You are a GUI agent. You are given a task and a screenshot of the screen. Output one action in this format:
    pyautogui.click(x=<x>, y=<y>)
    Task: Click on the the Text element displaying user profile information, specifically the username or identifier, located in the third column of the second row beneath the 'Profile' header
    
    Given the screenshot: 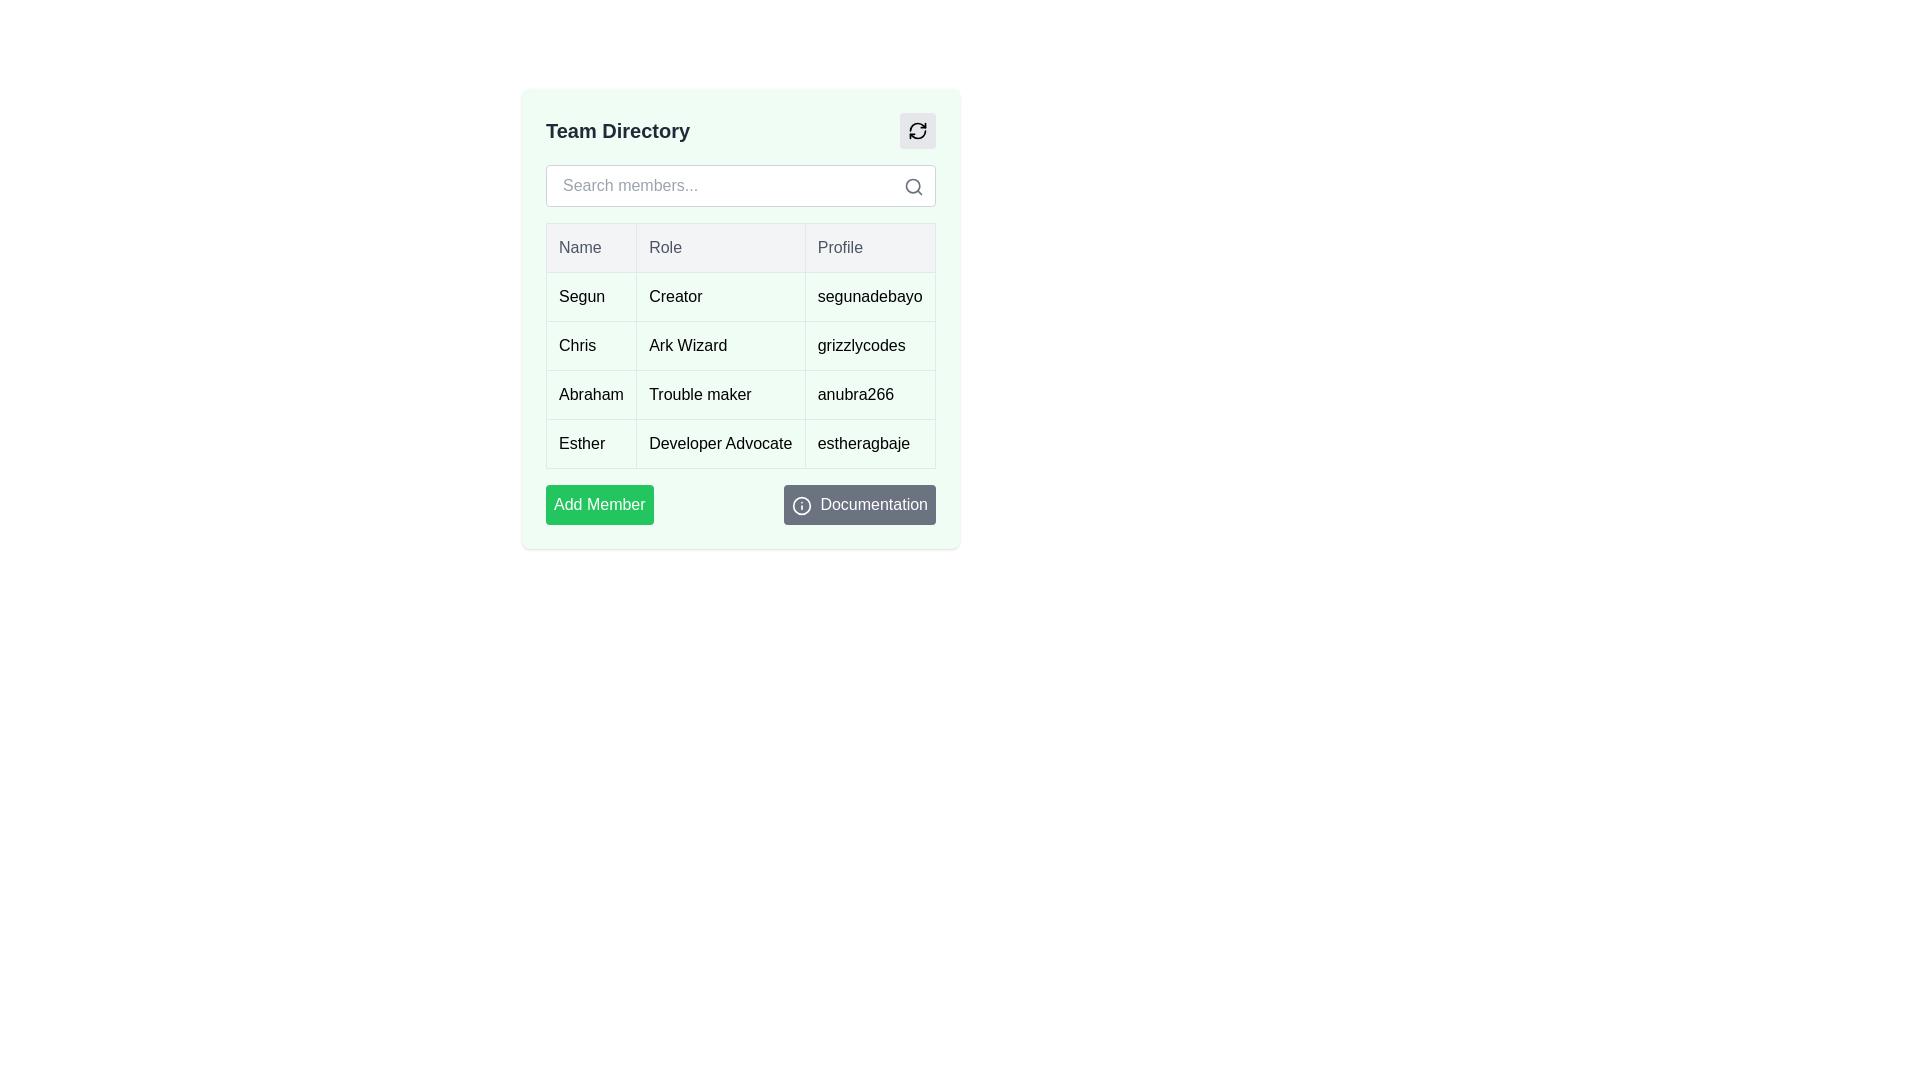 What is the action you would take?
    pyautogui.click(x=870, y=345)
    